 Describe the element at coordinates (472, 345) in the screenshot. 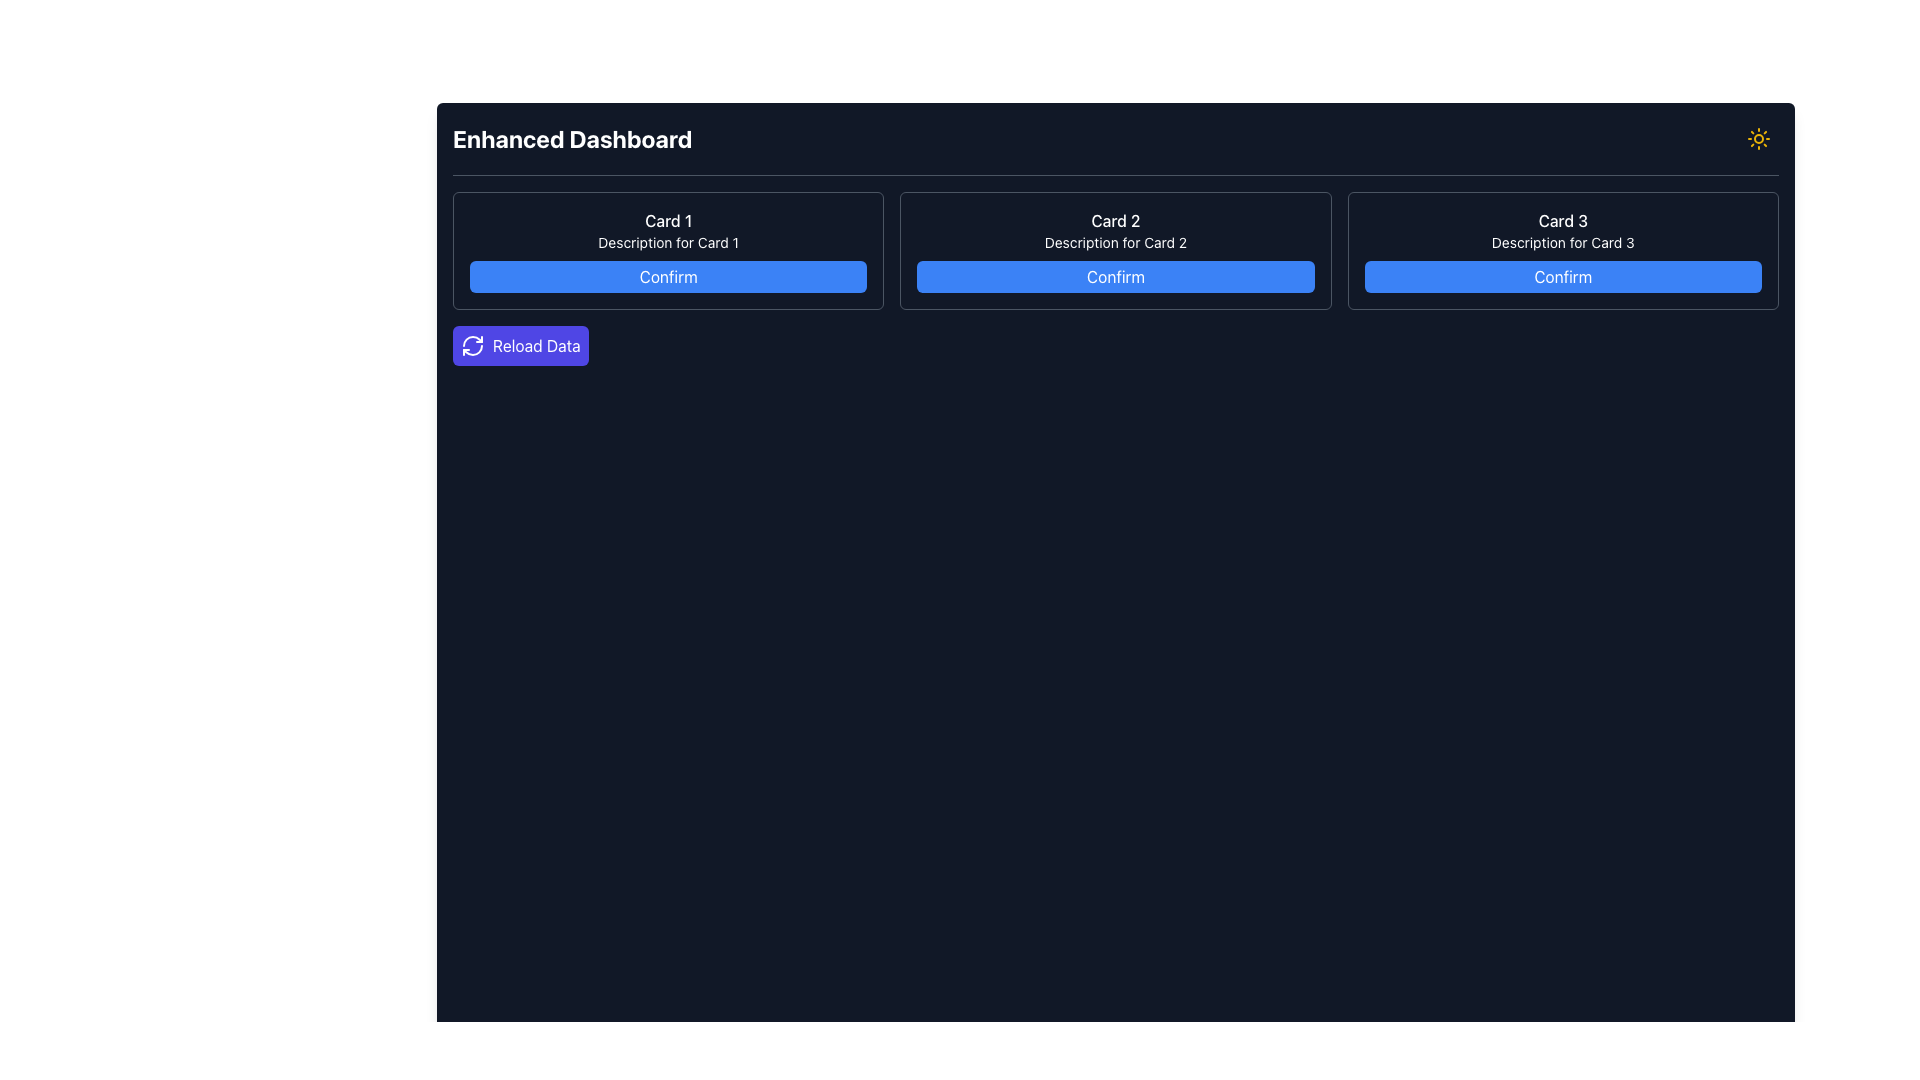

I see `the circular arrow icon representing a refresh action` at that location.